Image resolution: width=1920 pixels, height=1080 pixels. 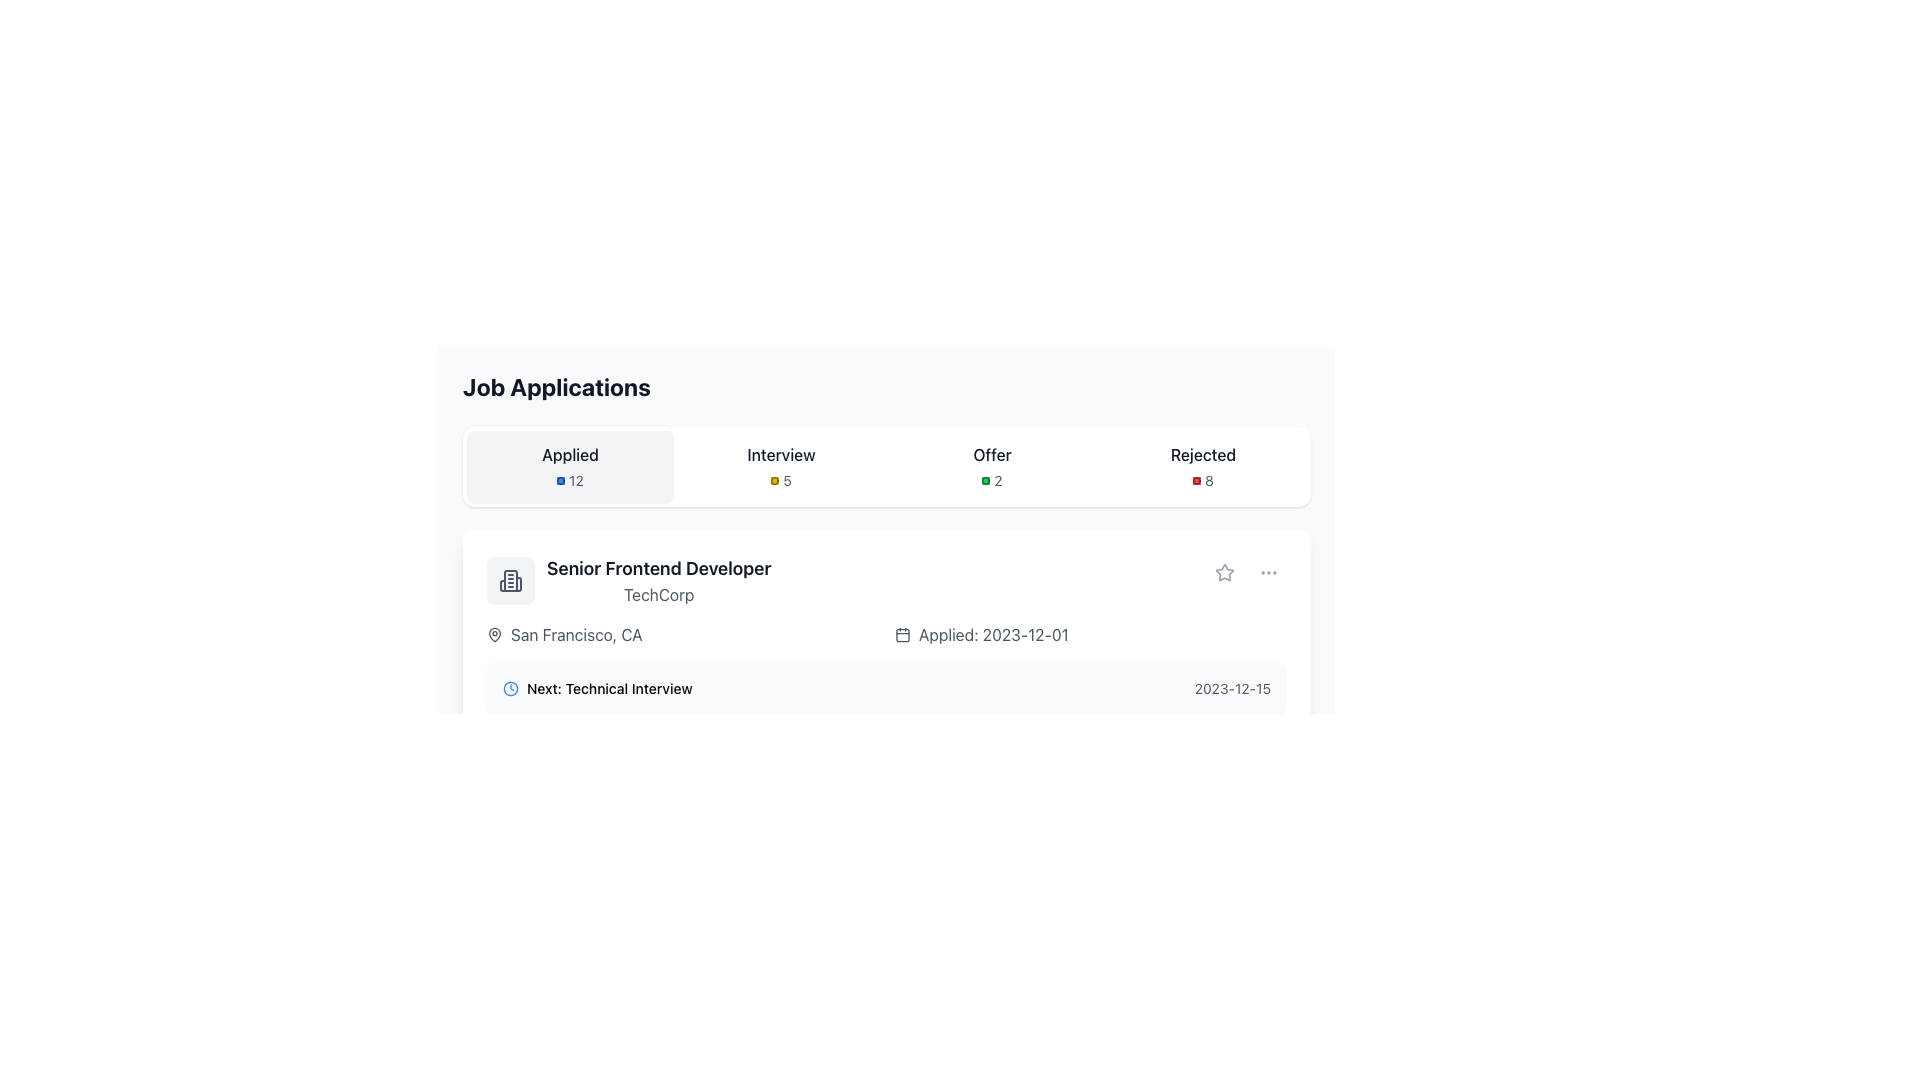 I want to click on the favorite button located to the left of the ellipsis menu icon in the job application entry to mark the job application as a favorite, so click(x=1223, y=573).